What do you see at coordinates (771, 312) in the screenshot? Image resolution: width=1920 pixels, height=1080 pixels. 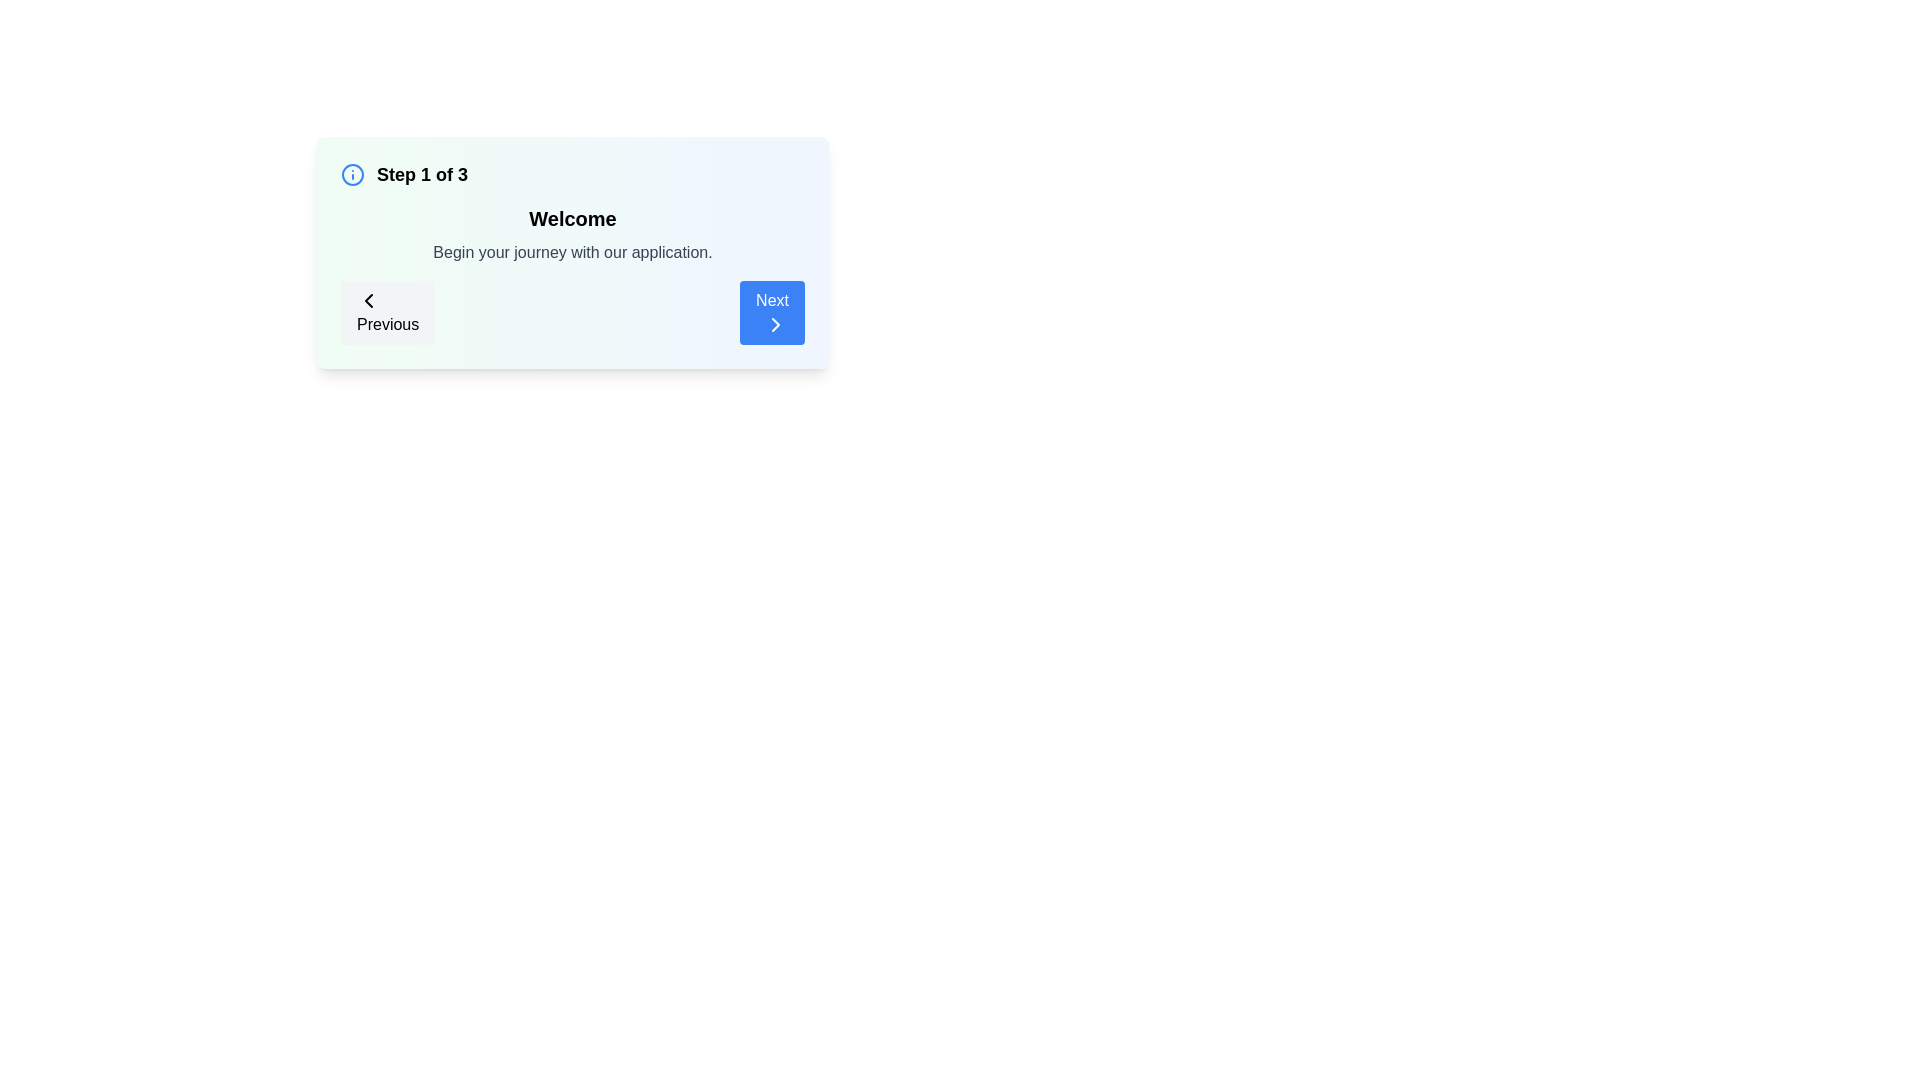 I see `the 'Next' button to navigate to the next step` at bounding box center [771, 312].